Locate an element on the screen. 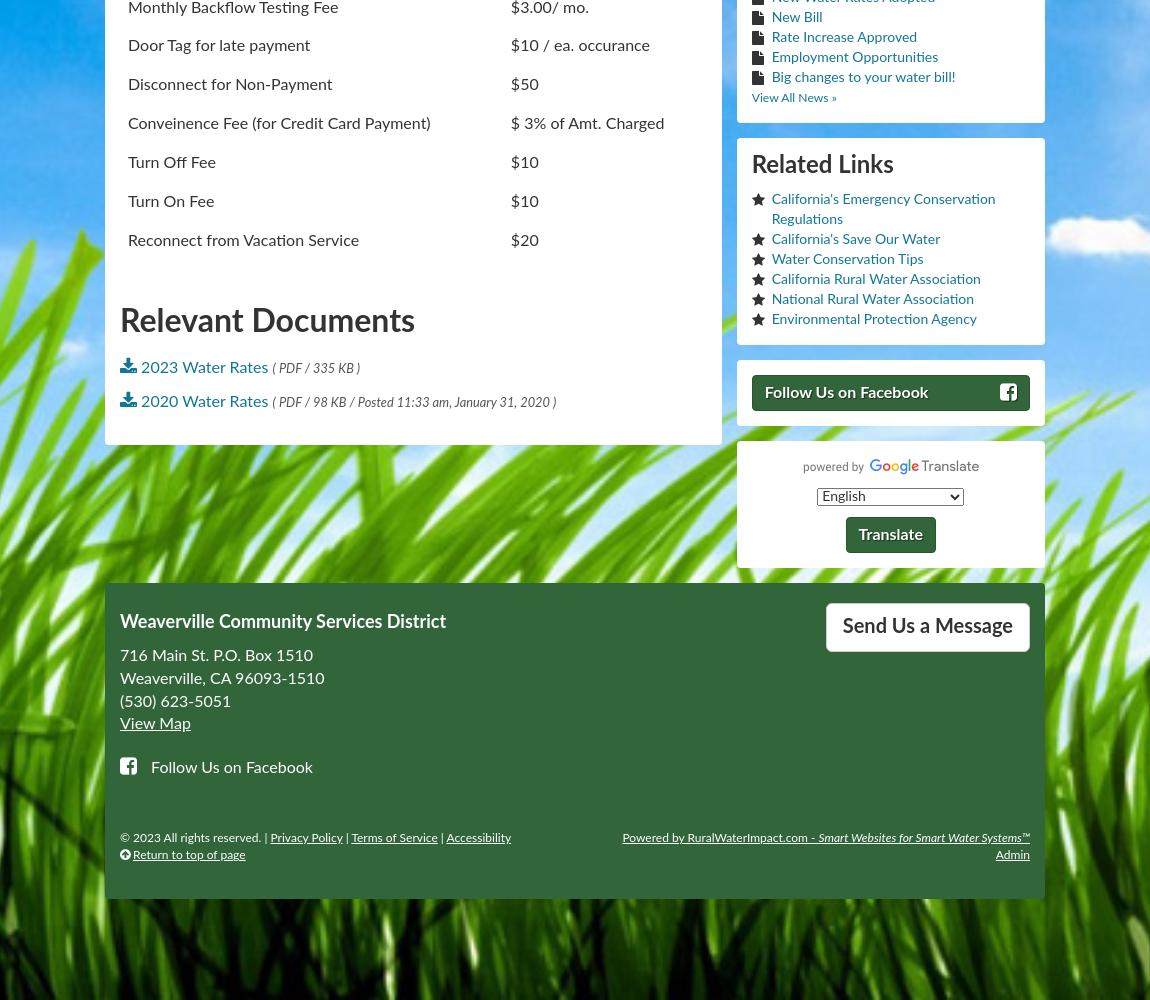  'New Bill' is located at coordinates (795, 17).